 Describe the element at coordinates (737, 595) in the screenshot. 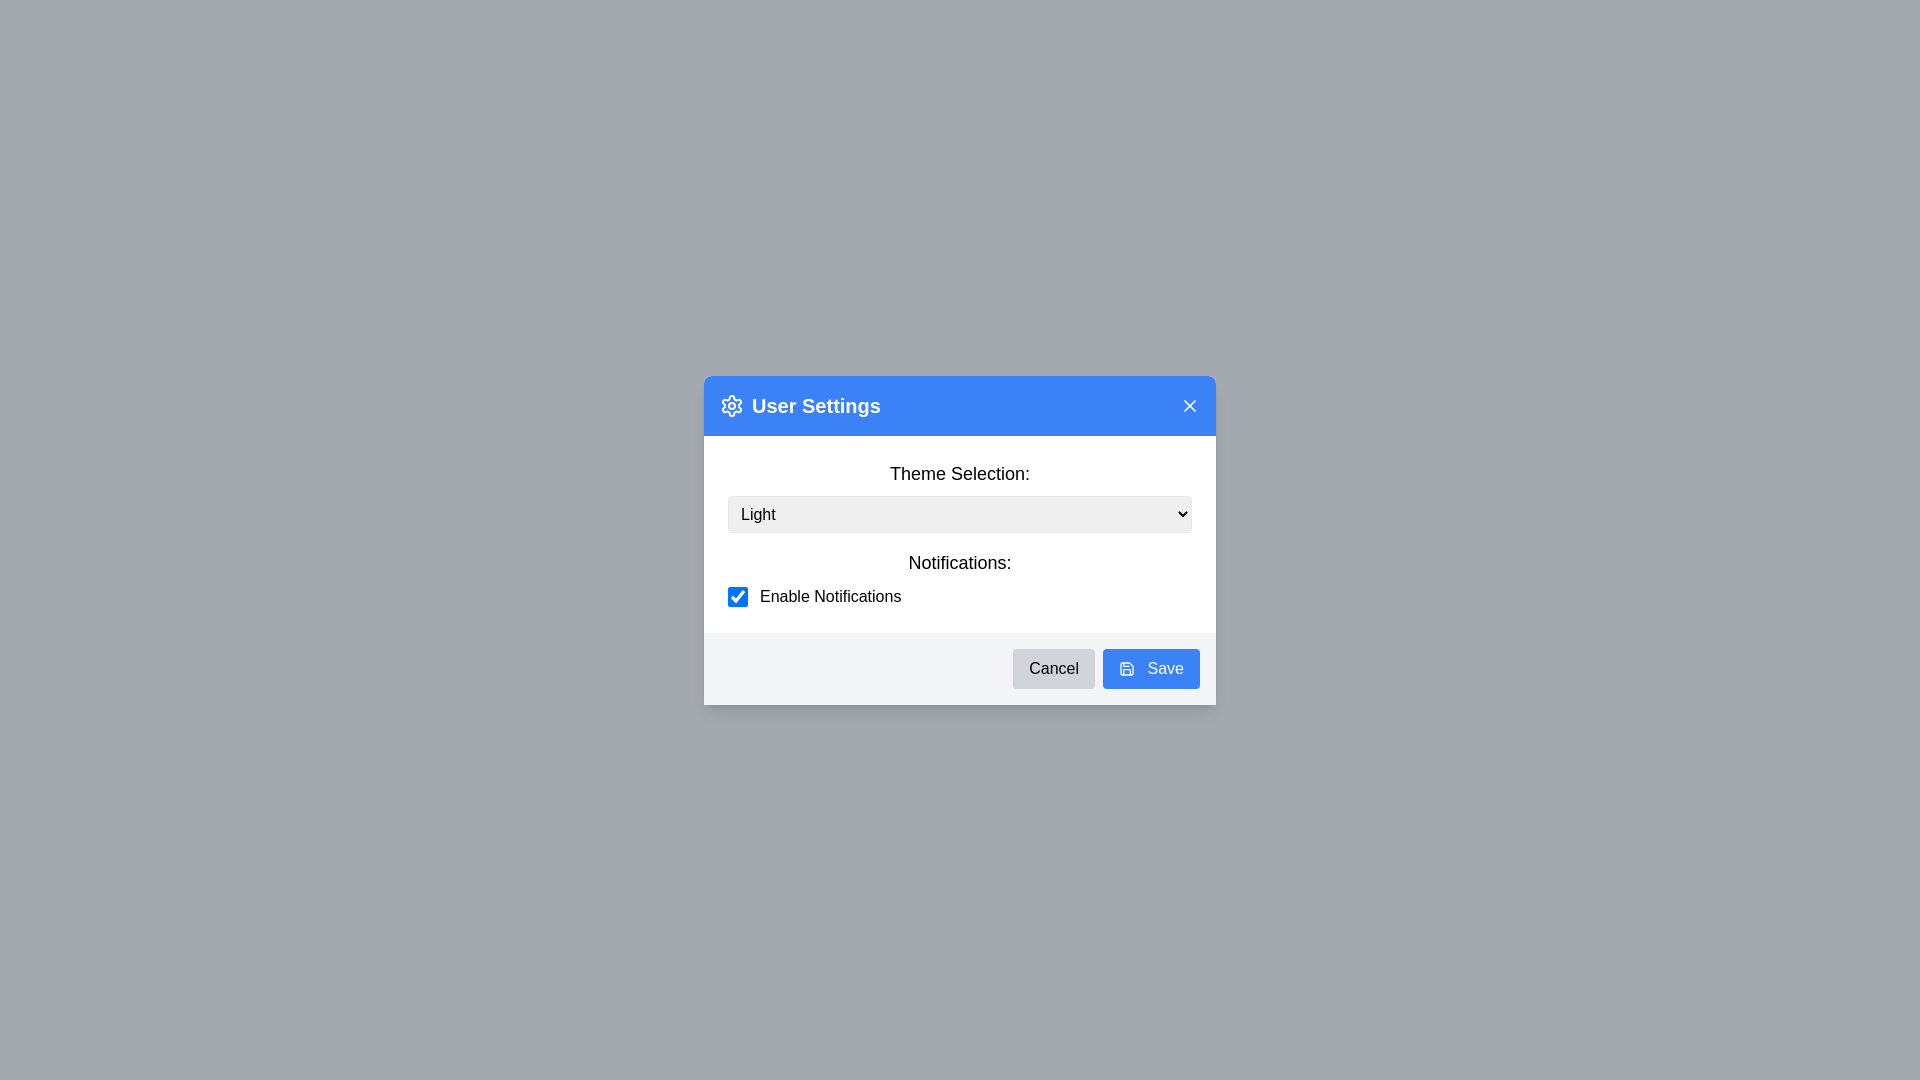

I see `the checkbox located in the 'Enable Notifications' group` at that location.